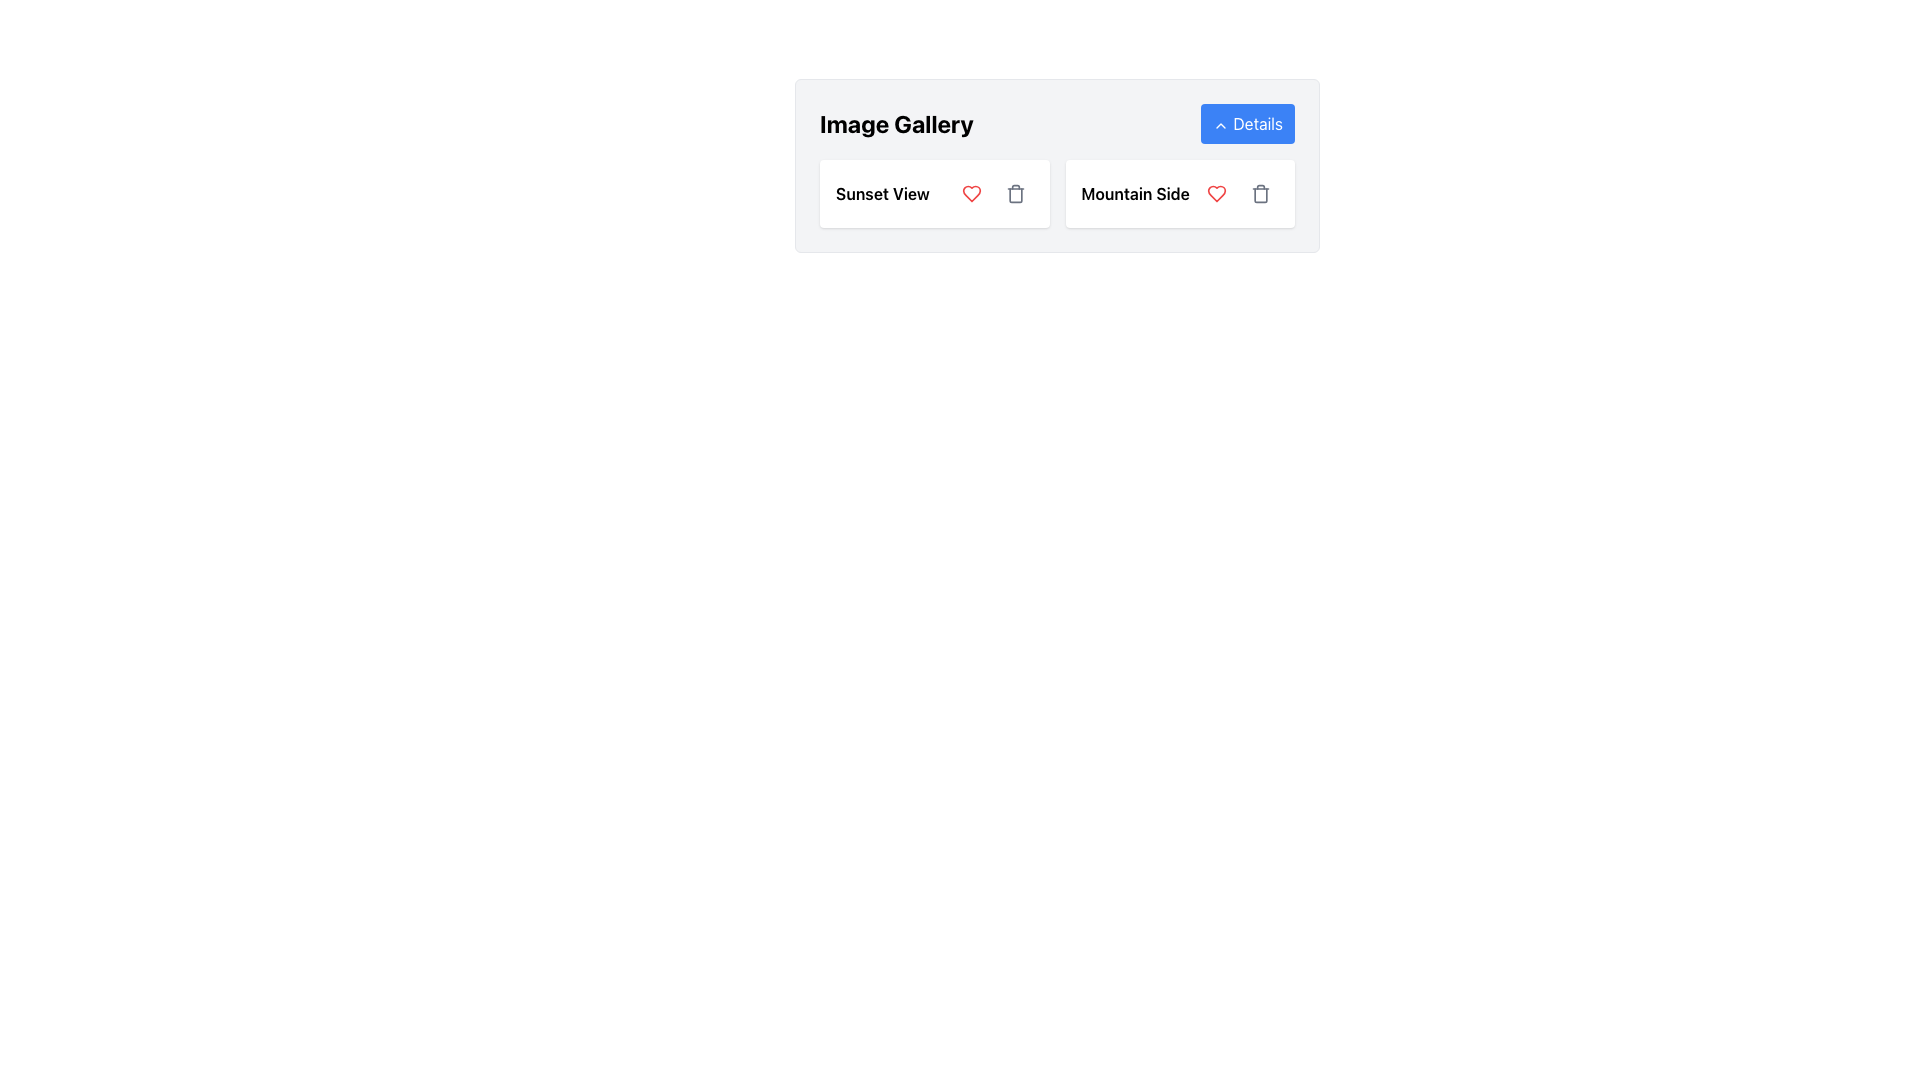  Describe the element at coordinates (971, 193) in the screenshot. I see `the heart icon button, which serves as a 'Favorite' or 'Like' button for the 'Sunset View' item` at that location.